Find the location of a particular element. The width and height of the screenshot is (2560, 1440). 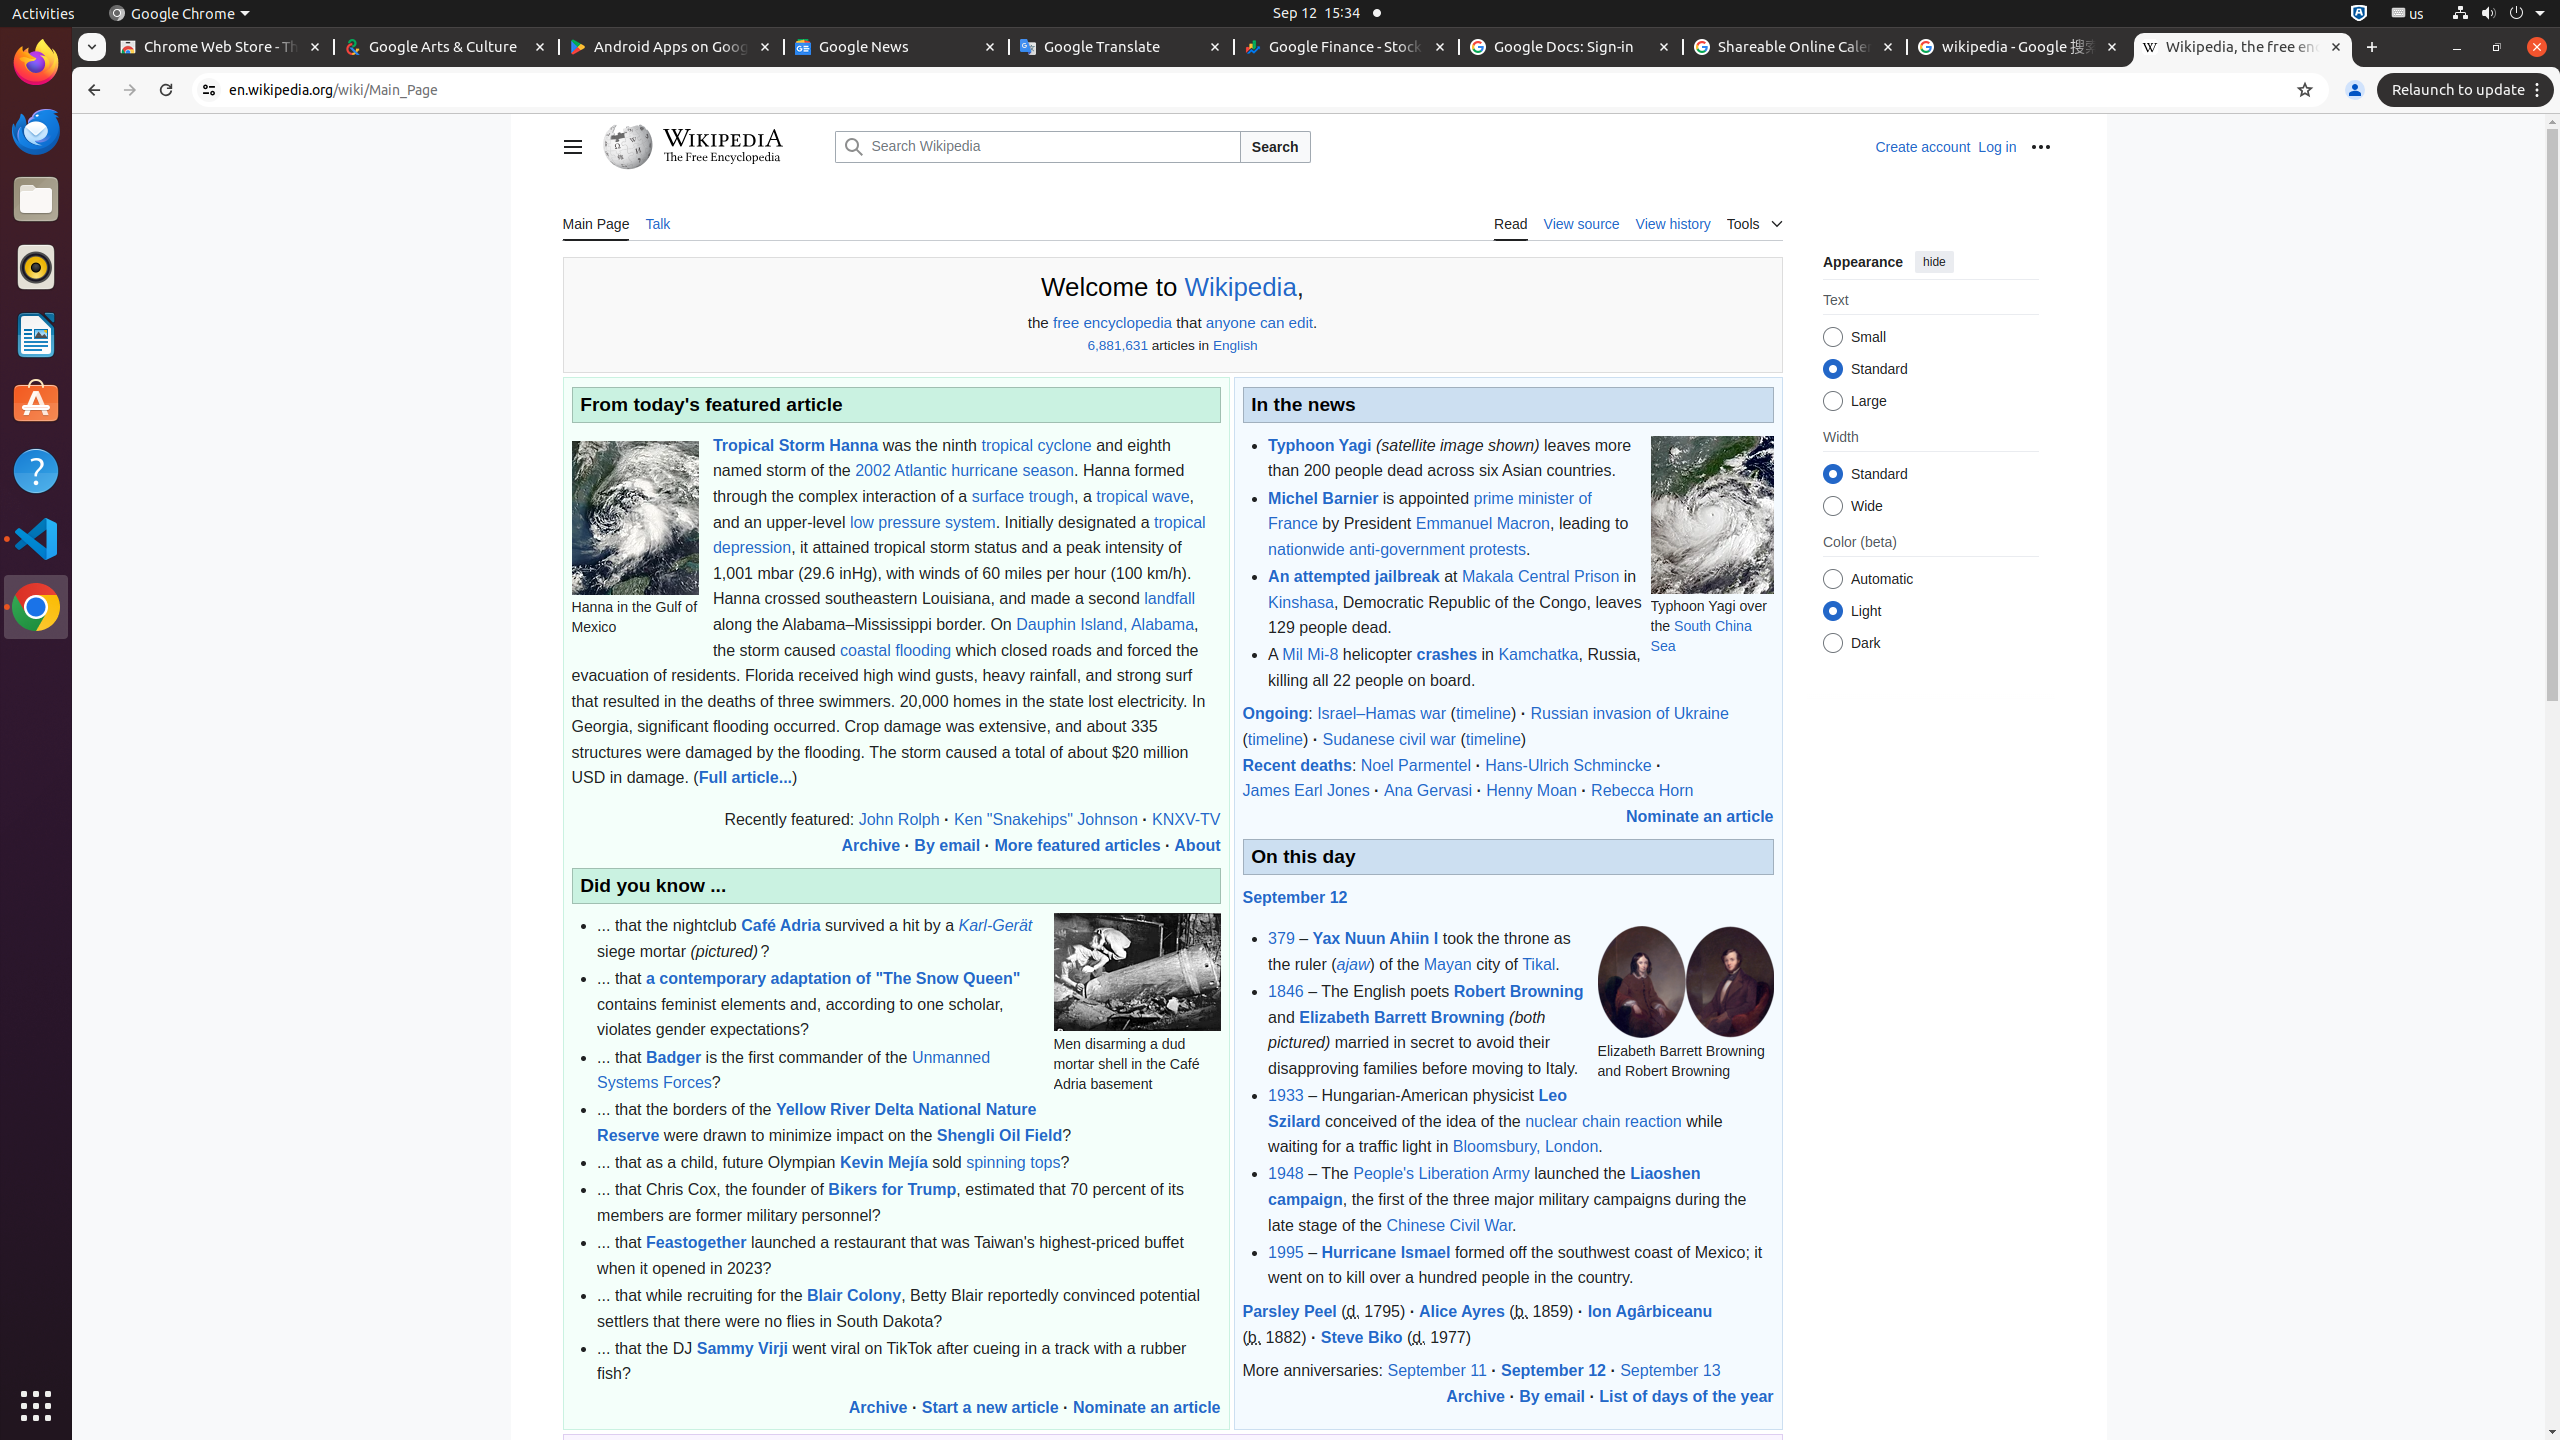

'Recent deaths' is located at coordinates (1296, 763).